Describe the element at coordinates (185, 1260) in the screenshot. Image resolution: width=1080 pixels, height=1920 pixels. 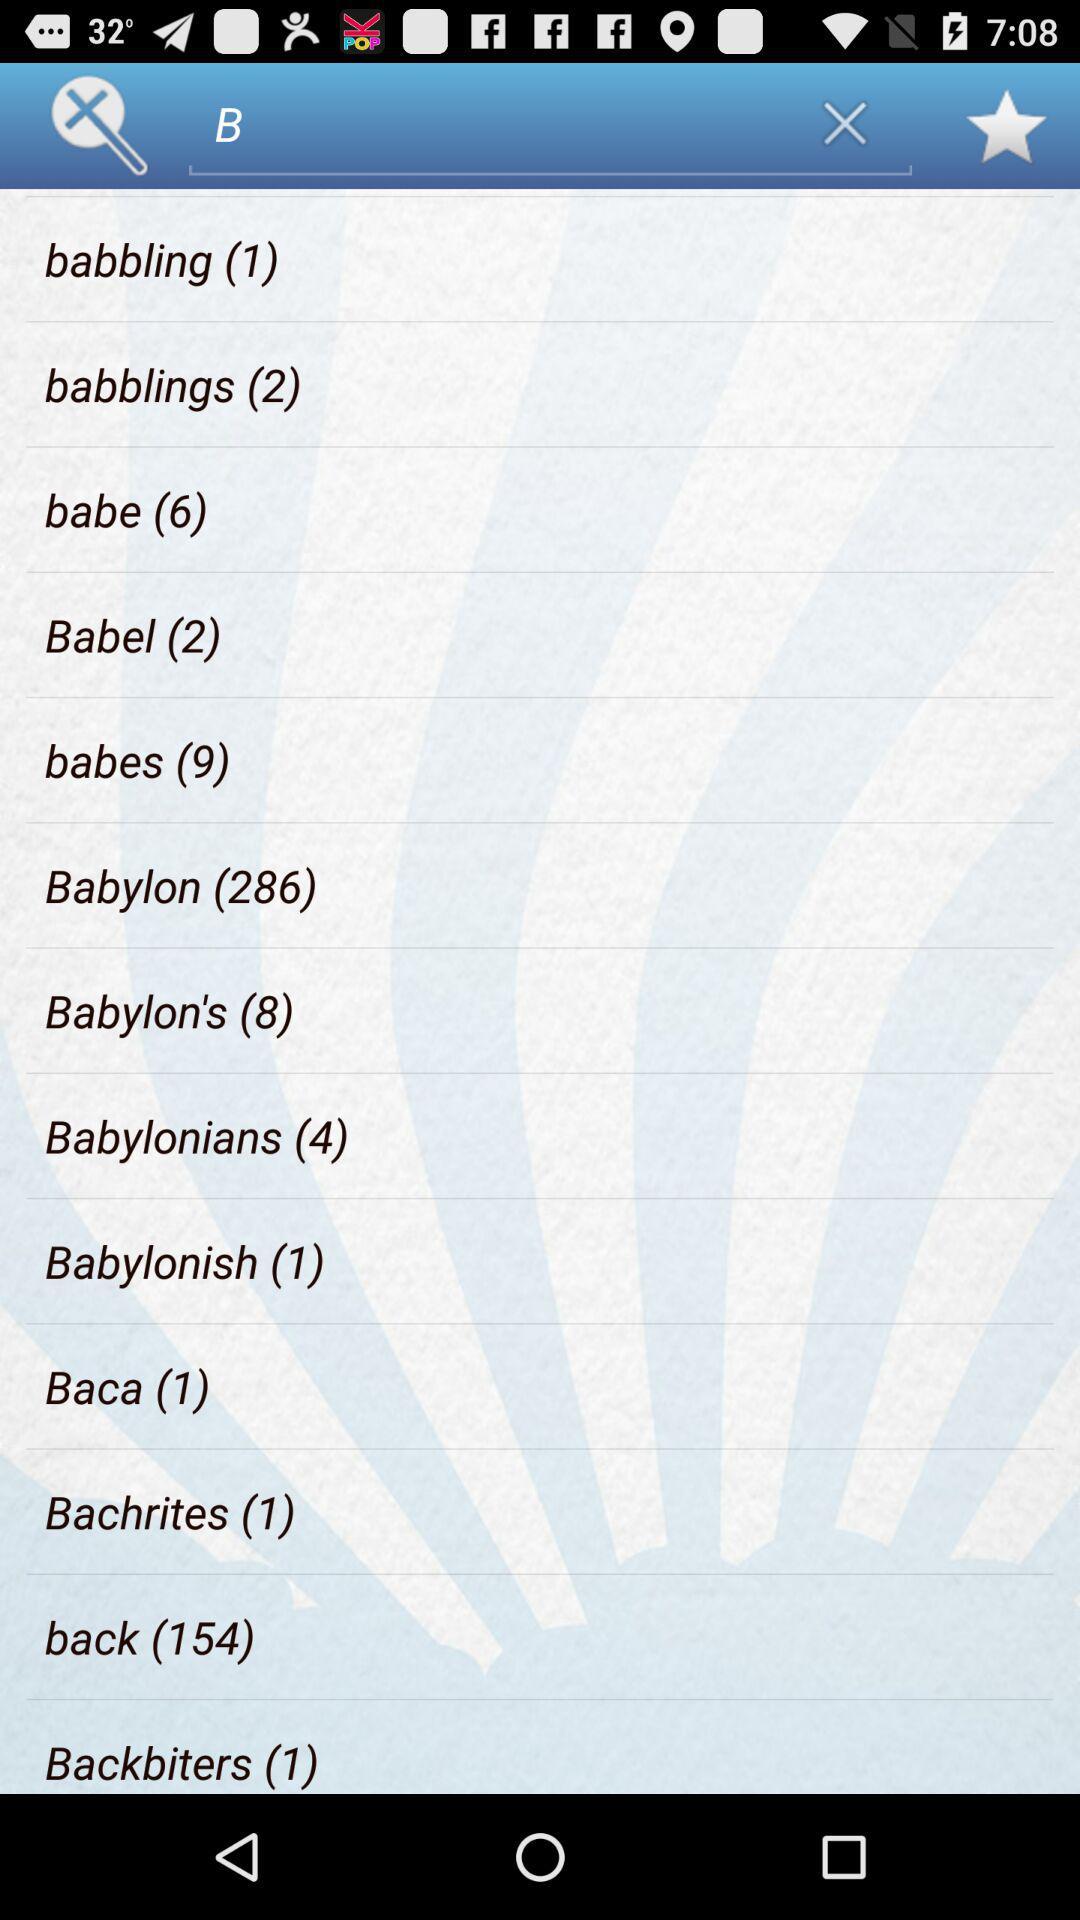
I see `the babylonish (1) item` at that location.